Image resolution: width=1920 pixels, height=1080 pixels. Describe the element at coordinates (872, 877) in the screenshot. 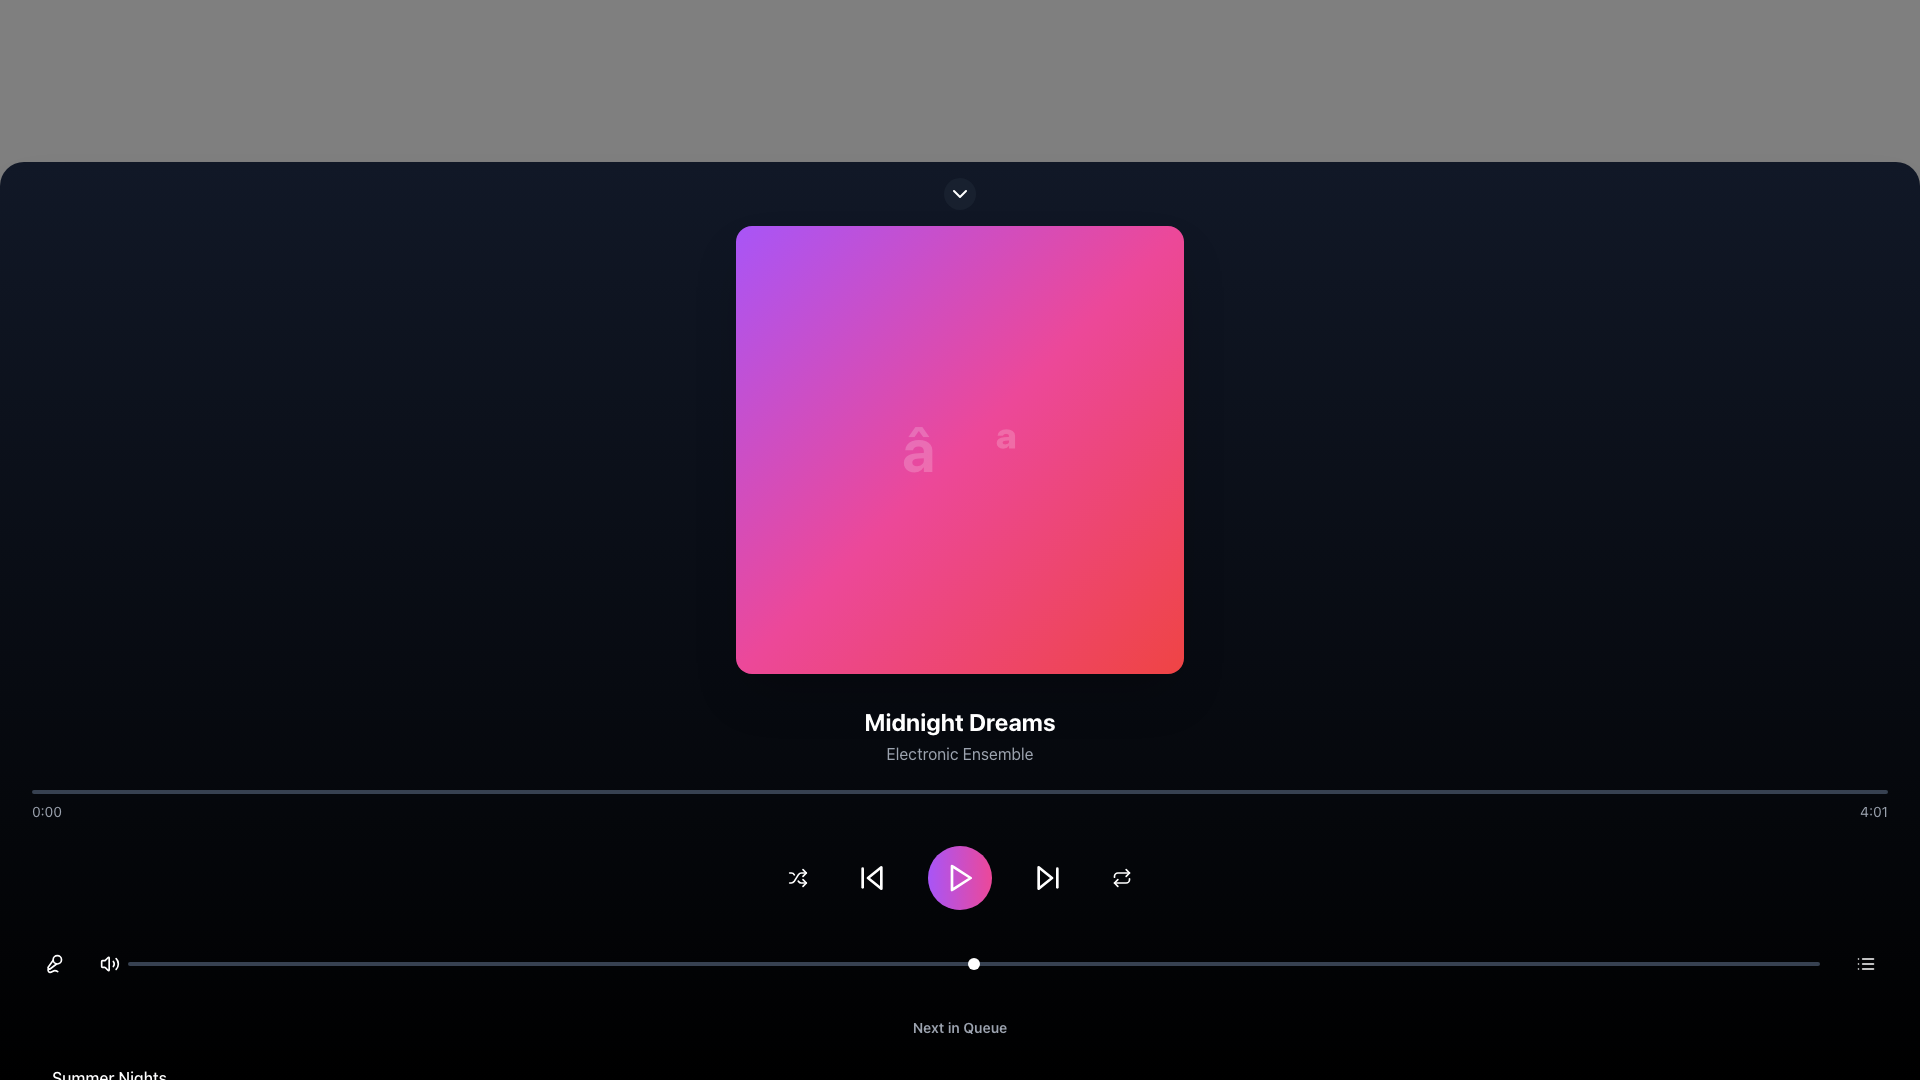

I see `the skip back button located in the bottom control section, second from the left` at that location.